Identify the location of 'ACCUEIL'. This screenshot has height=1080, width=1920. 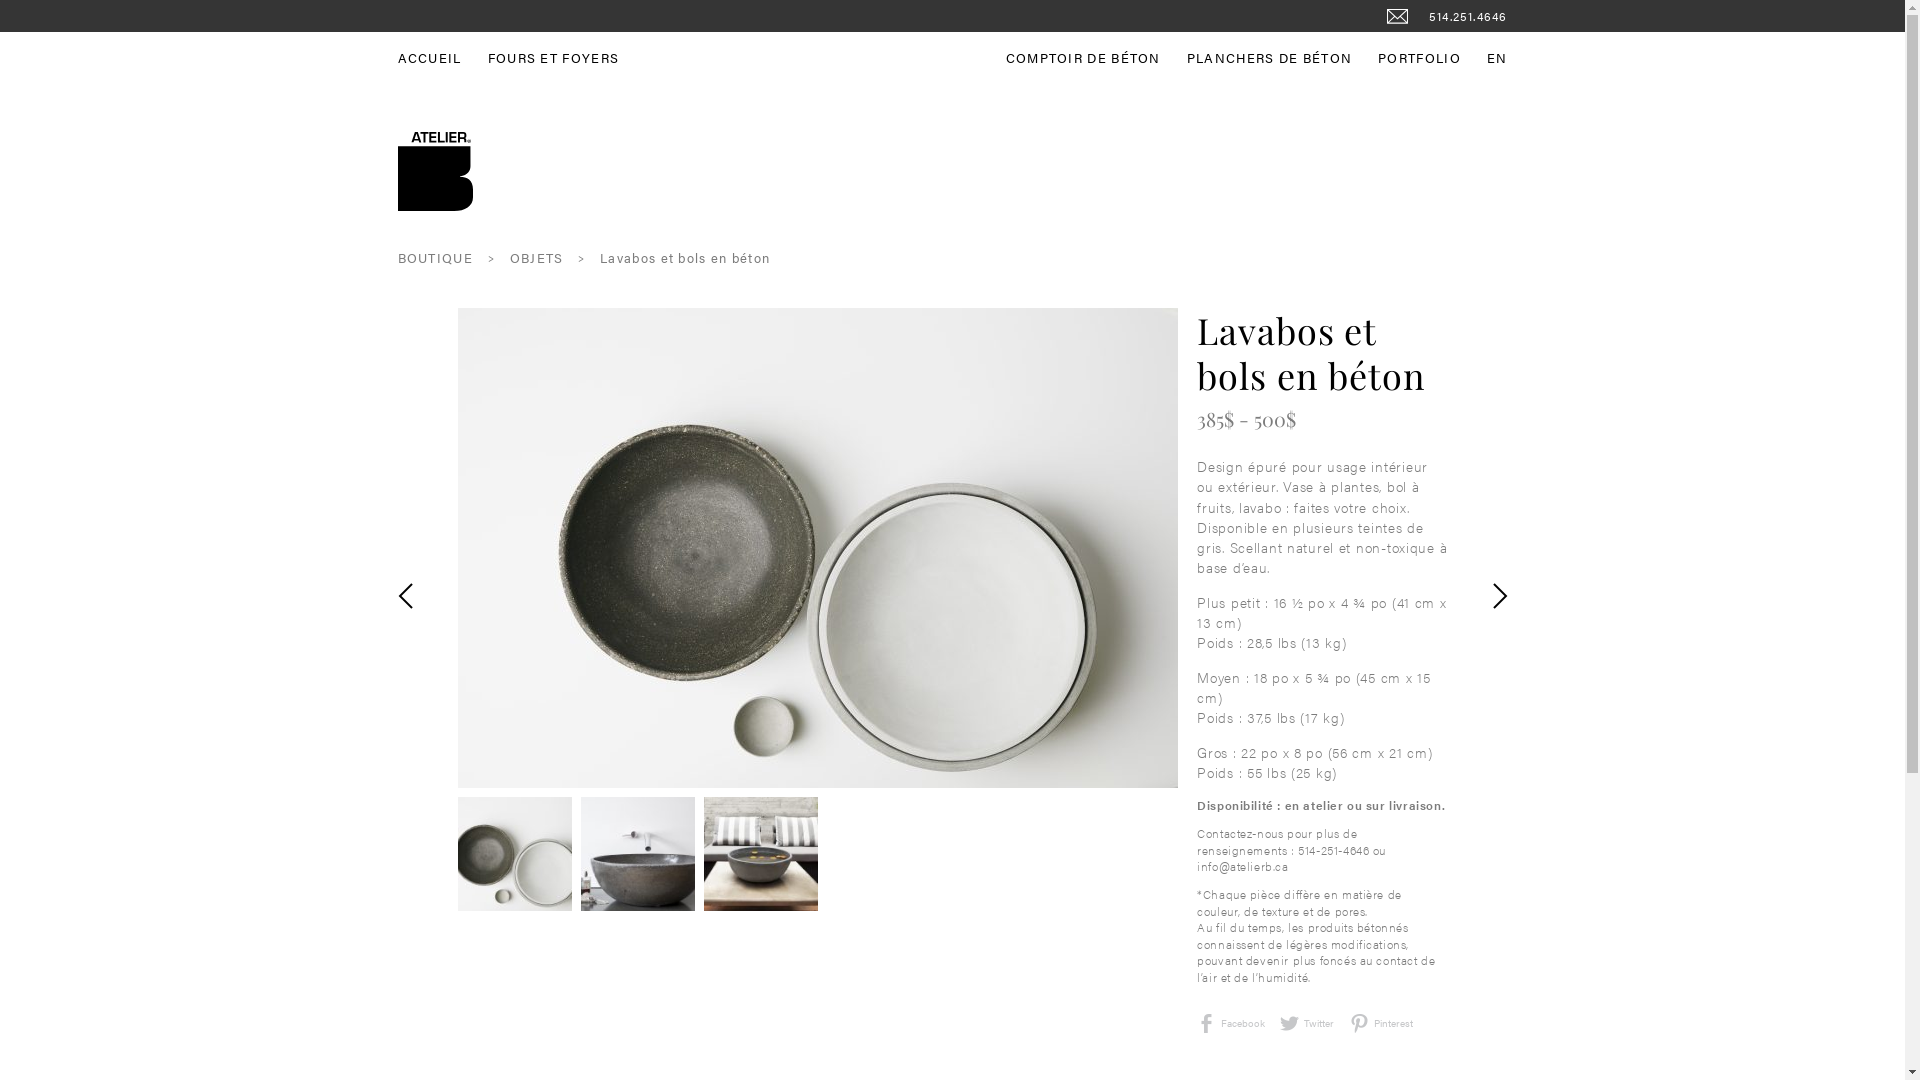
(398, 56).